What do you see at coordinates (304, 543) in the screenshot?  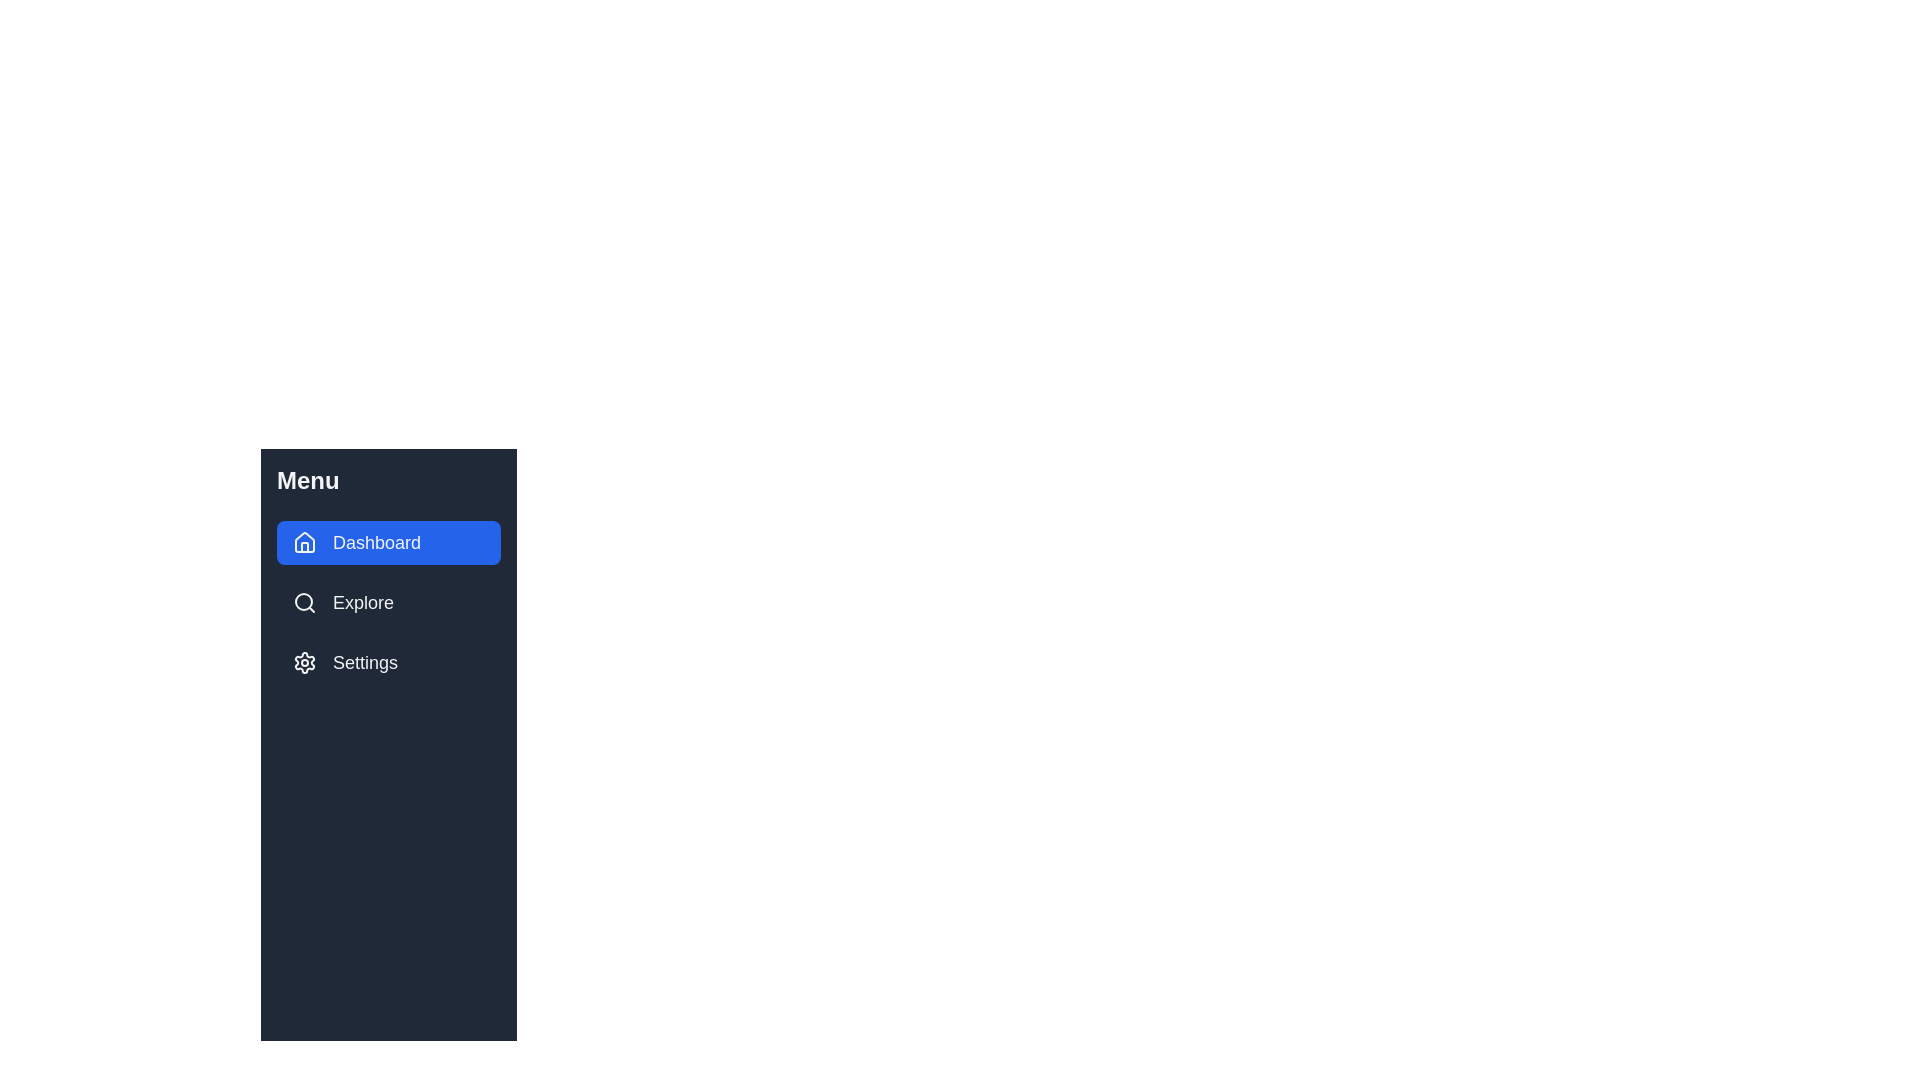 I see `the small house-shaped icon located in the left-hand side panel of the interface` at bounding box center [304, 543].